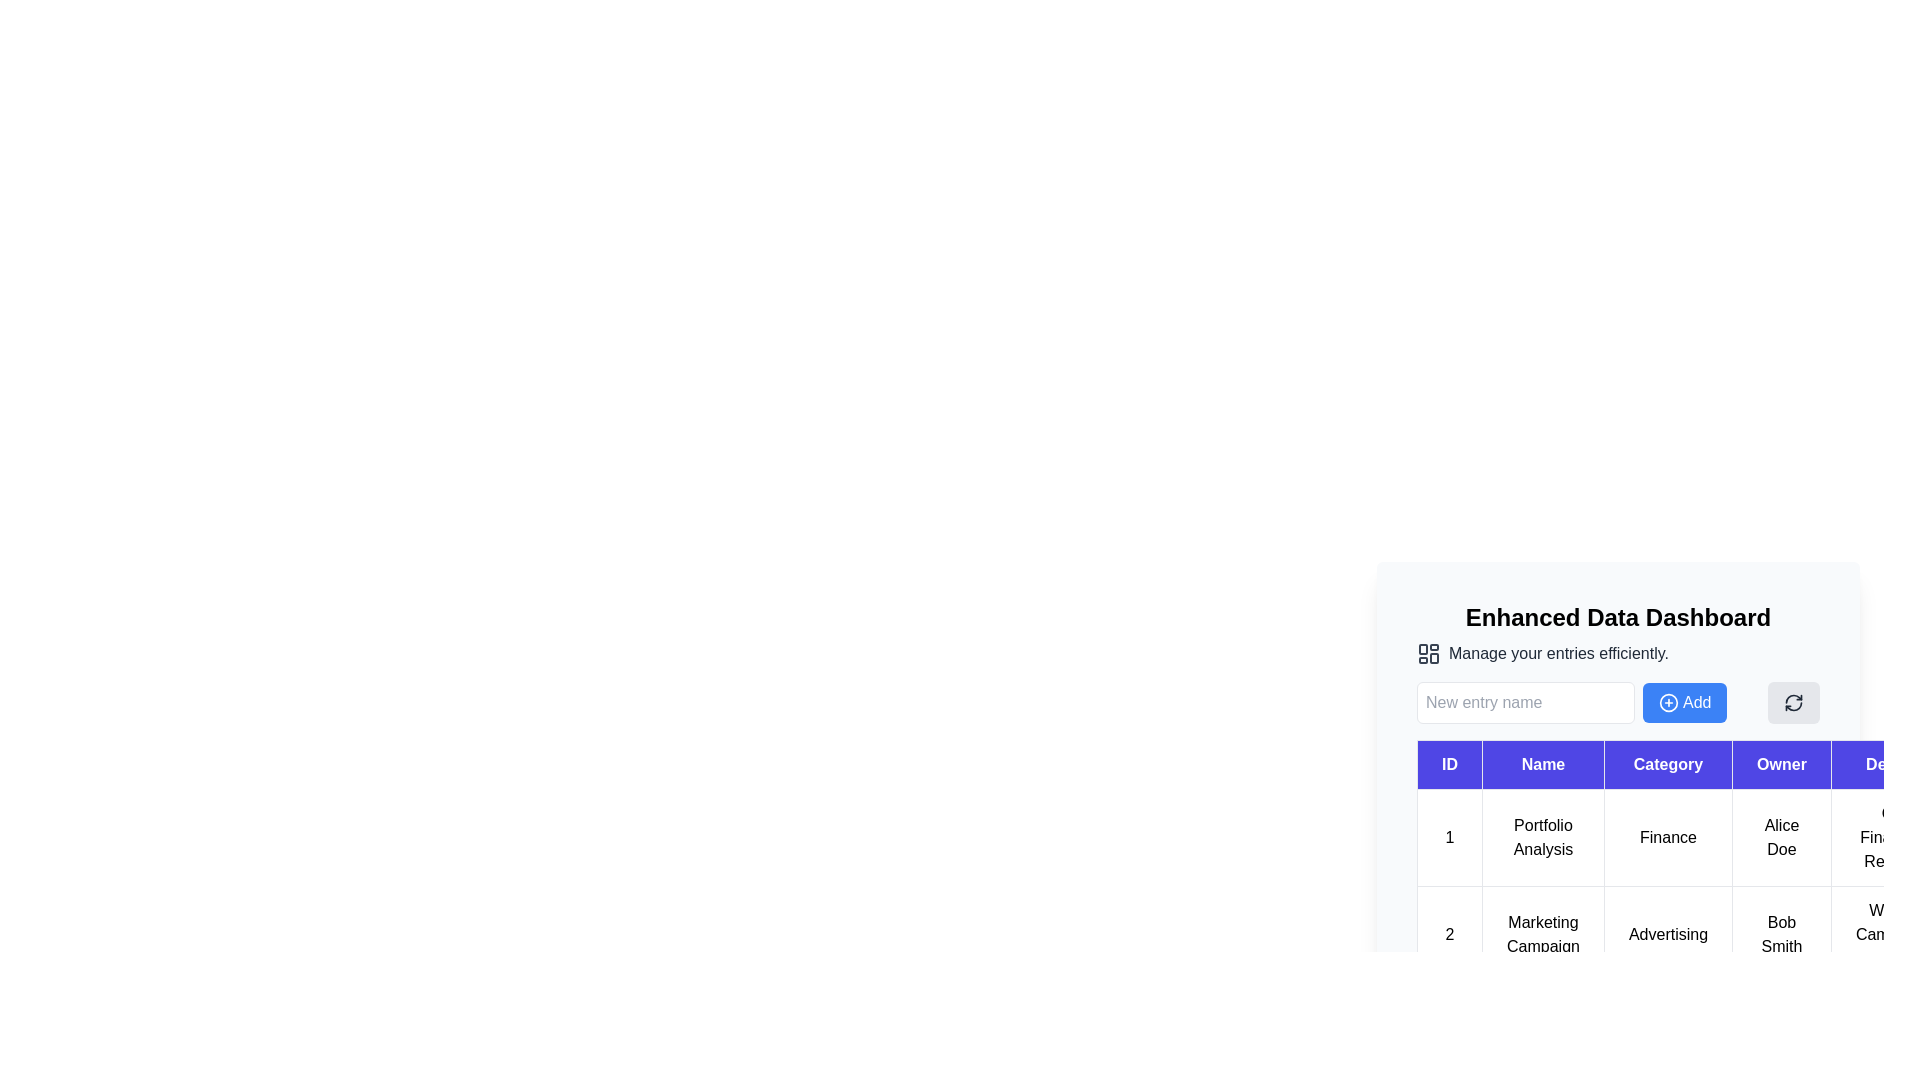 The image size is (1920, 1080). Describe the element at coordinates (1542, 837) in the screenshot. I see `the table cell containing the text 'Portfolio Analysis'` at that location.